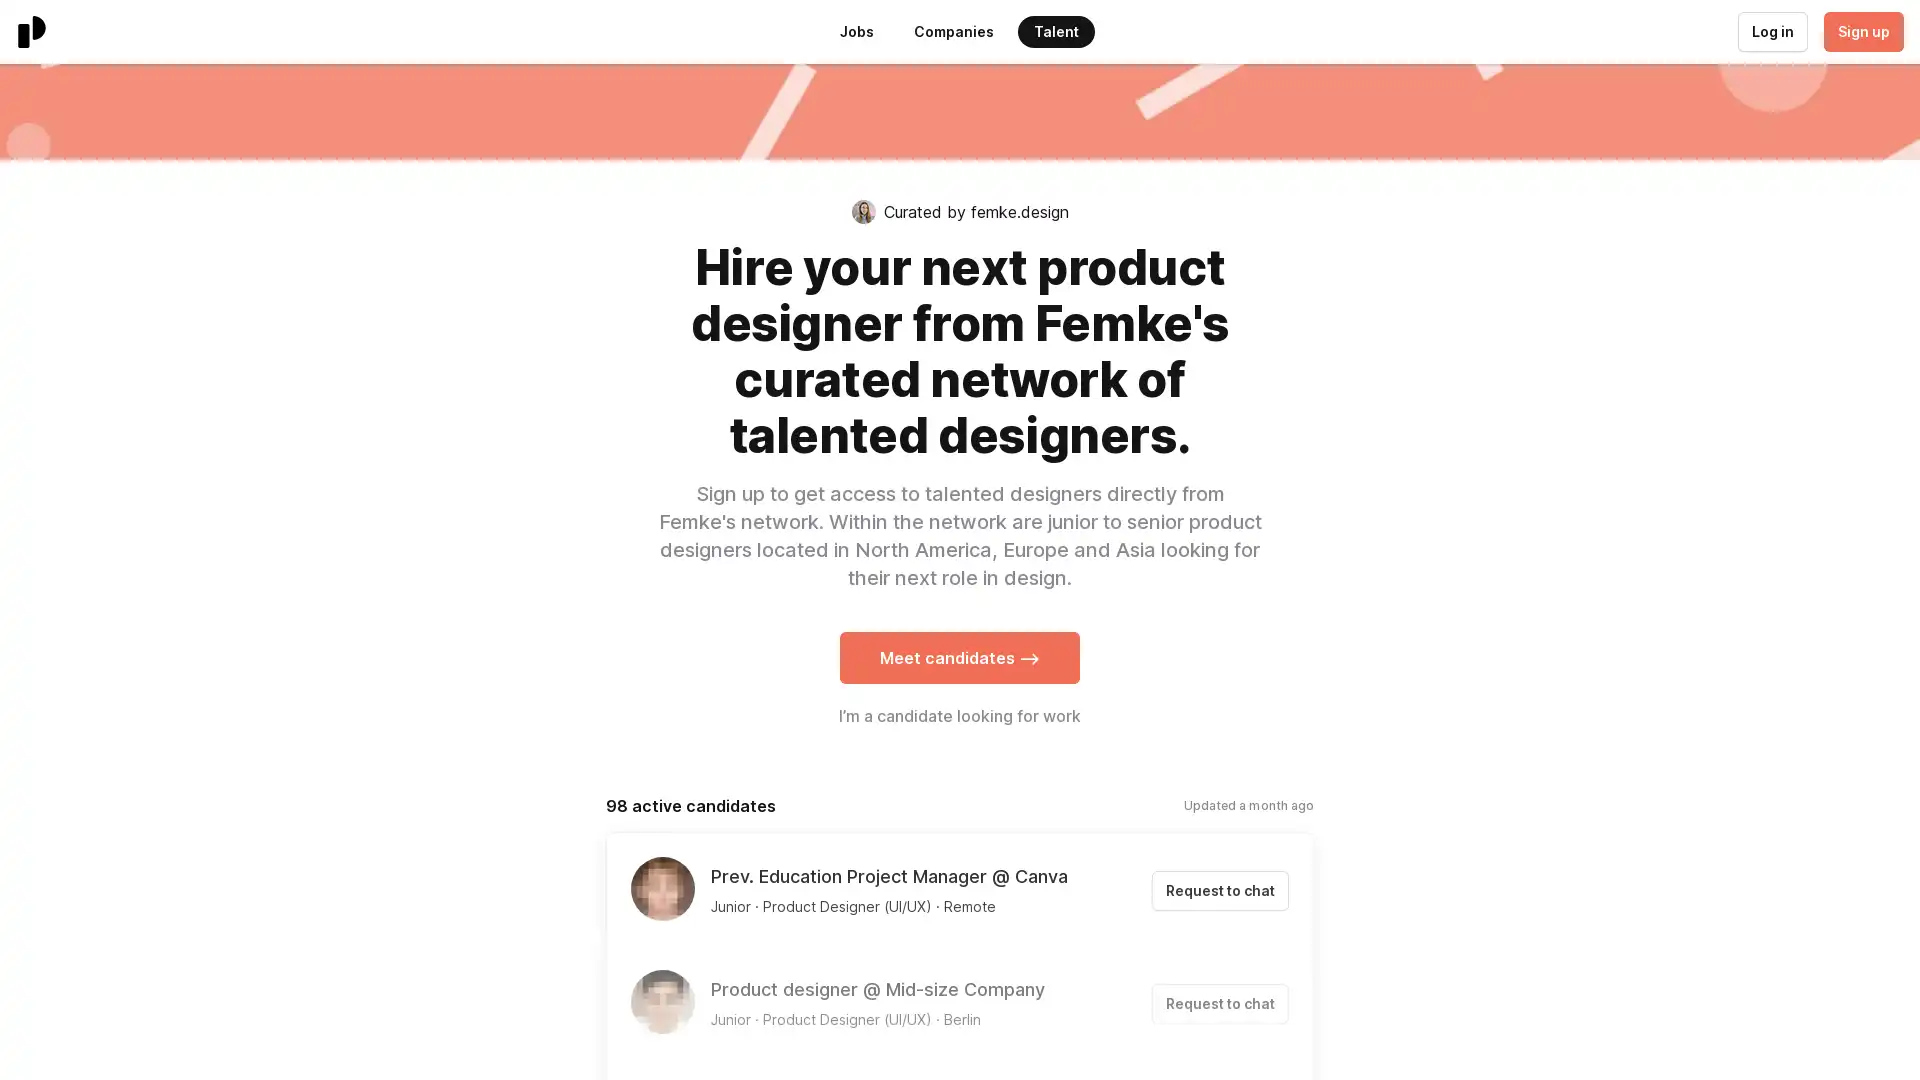 The width and height of the screenshot is (1920, 1080). Describe the element at coordinates (1771, 31) in the screenshot. I see `Log in` at that location.